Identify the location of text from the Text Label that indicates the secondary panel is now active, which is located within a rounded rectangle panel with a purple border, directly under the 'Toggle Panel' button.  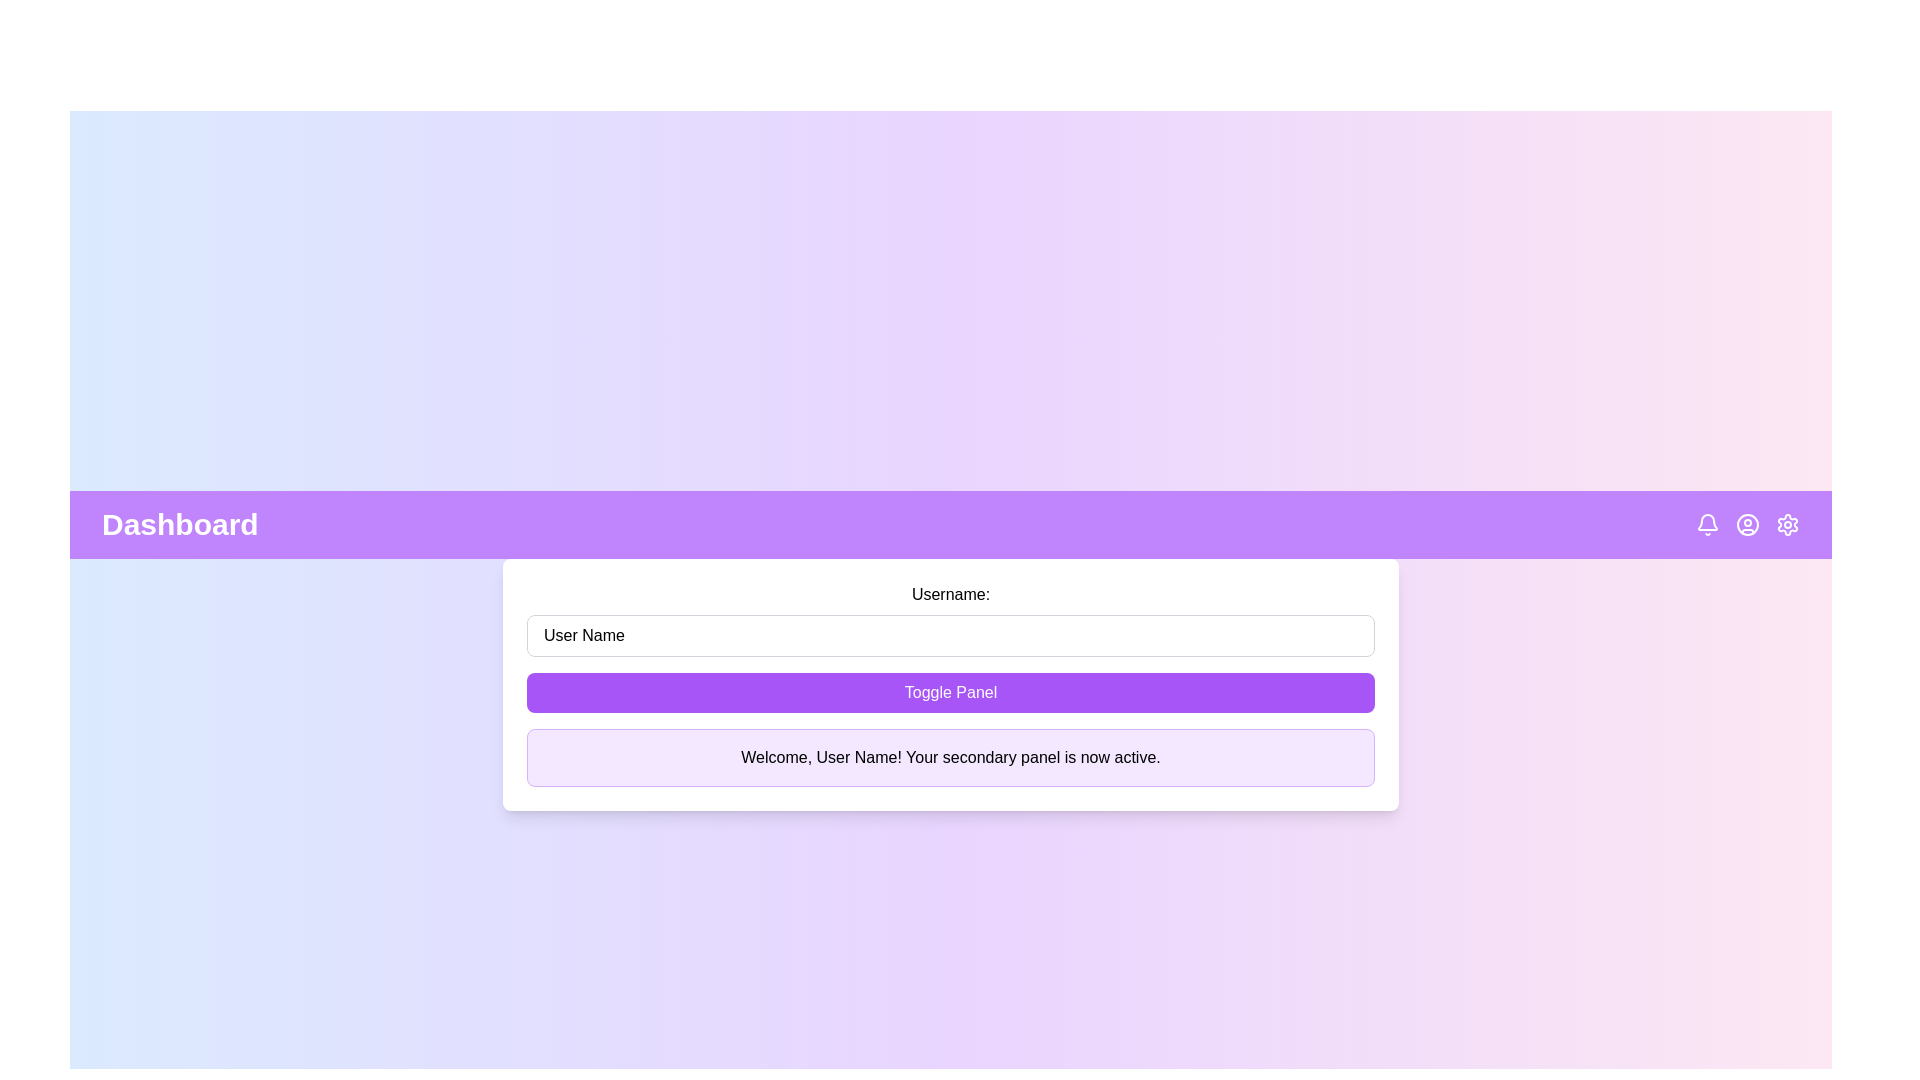
(949, 758).